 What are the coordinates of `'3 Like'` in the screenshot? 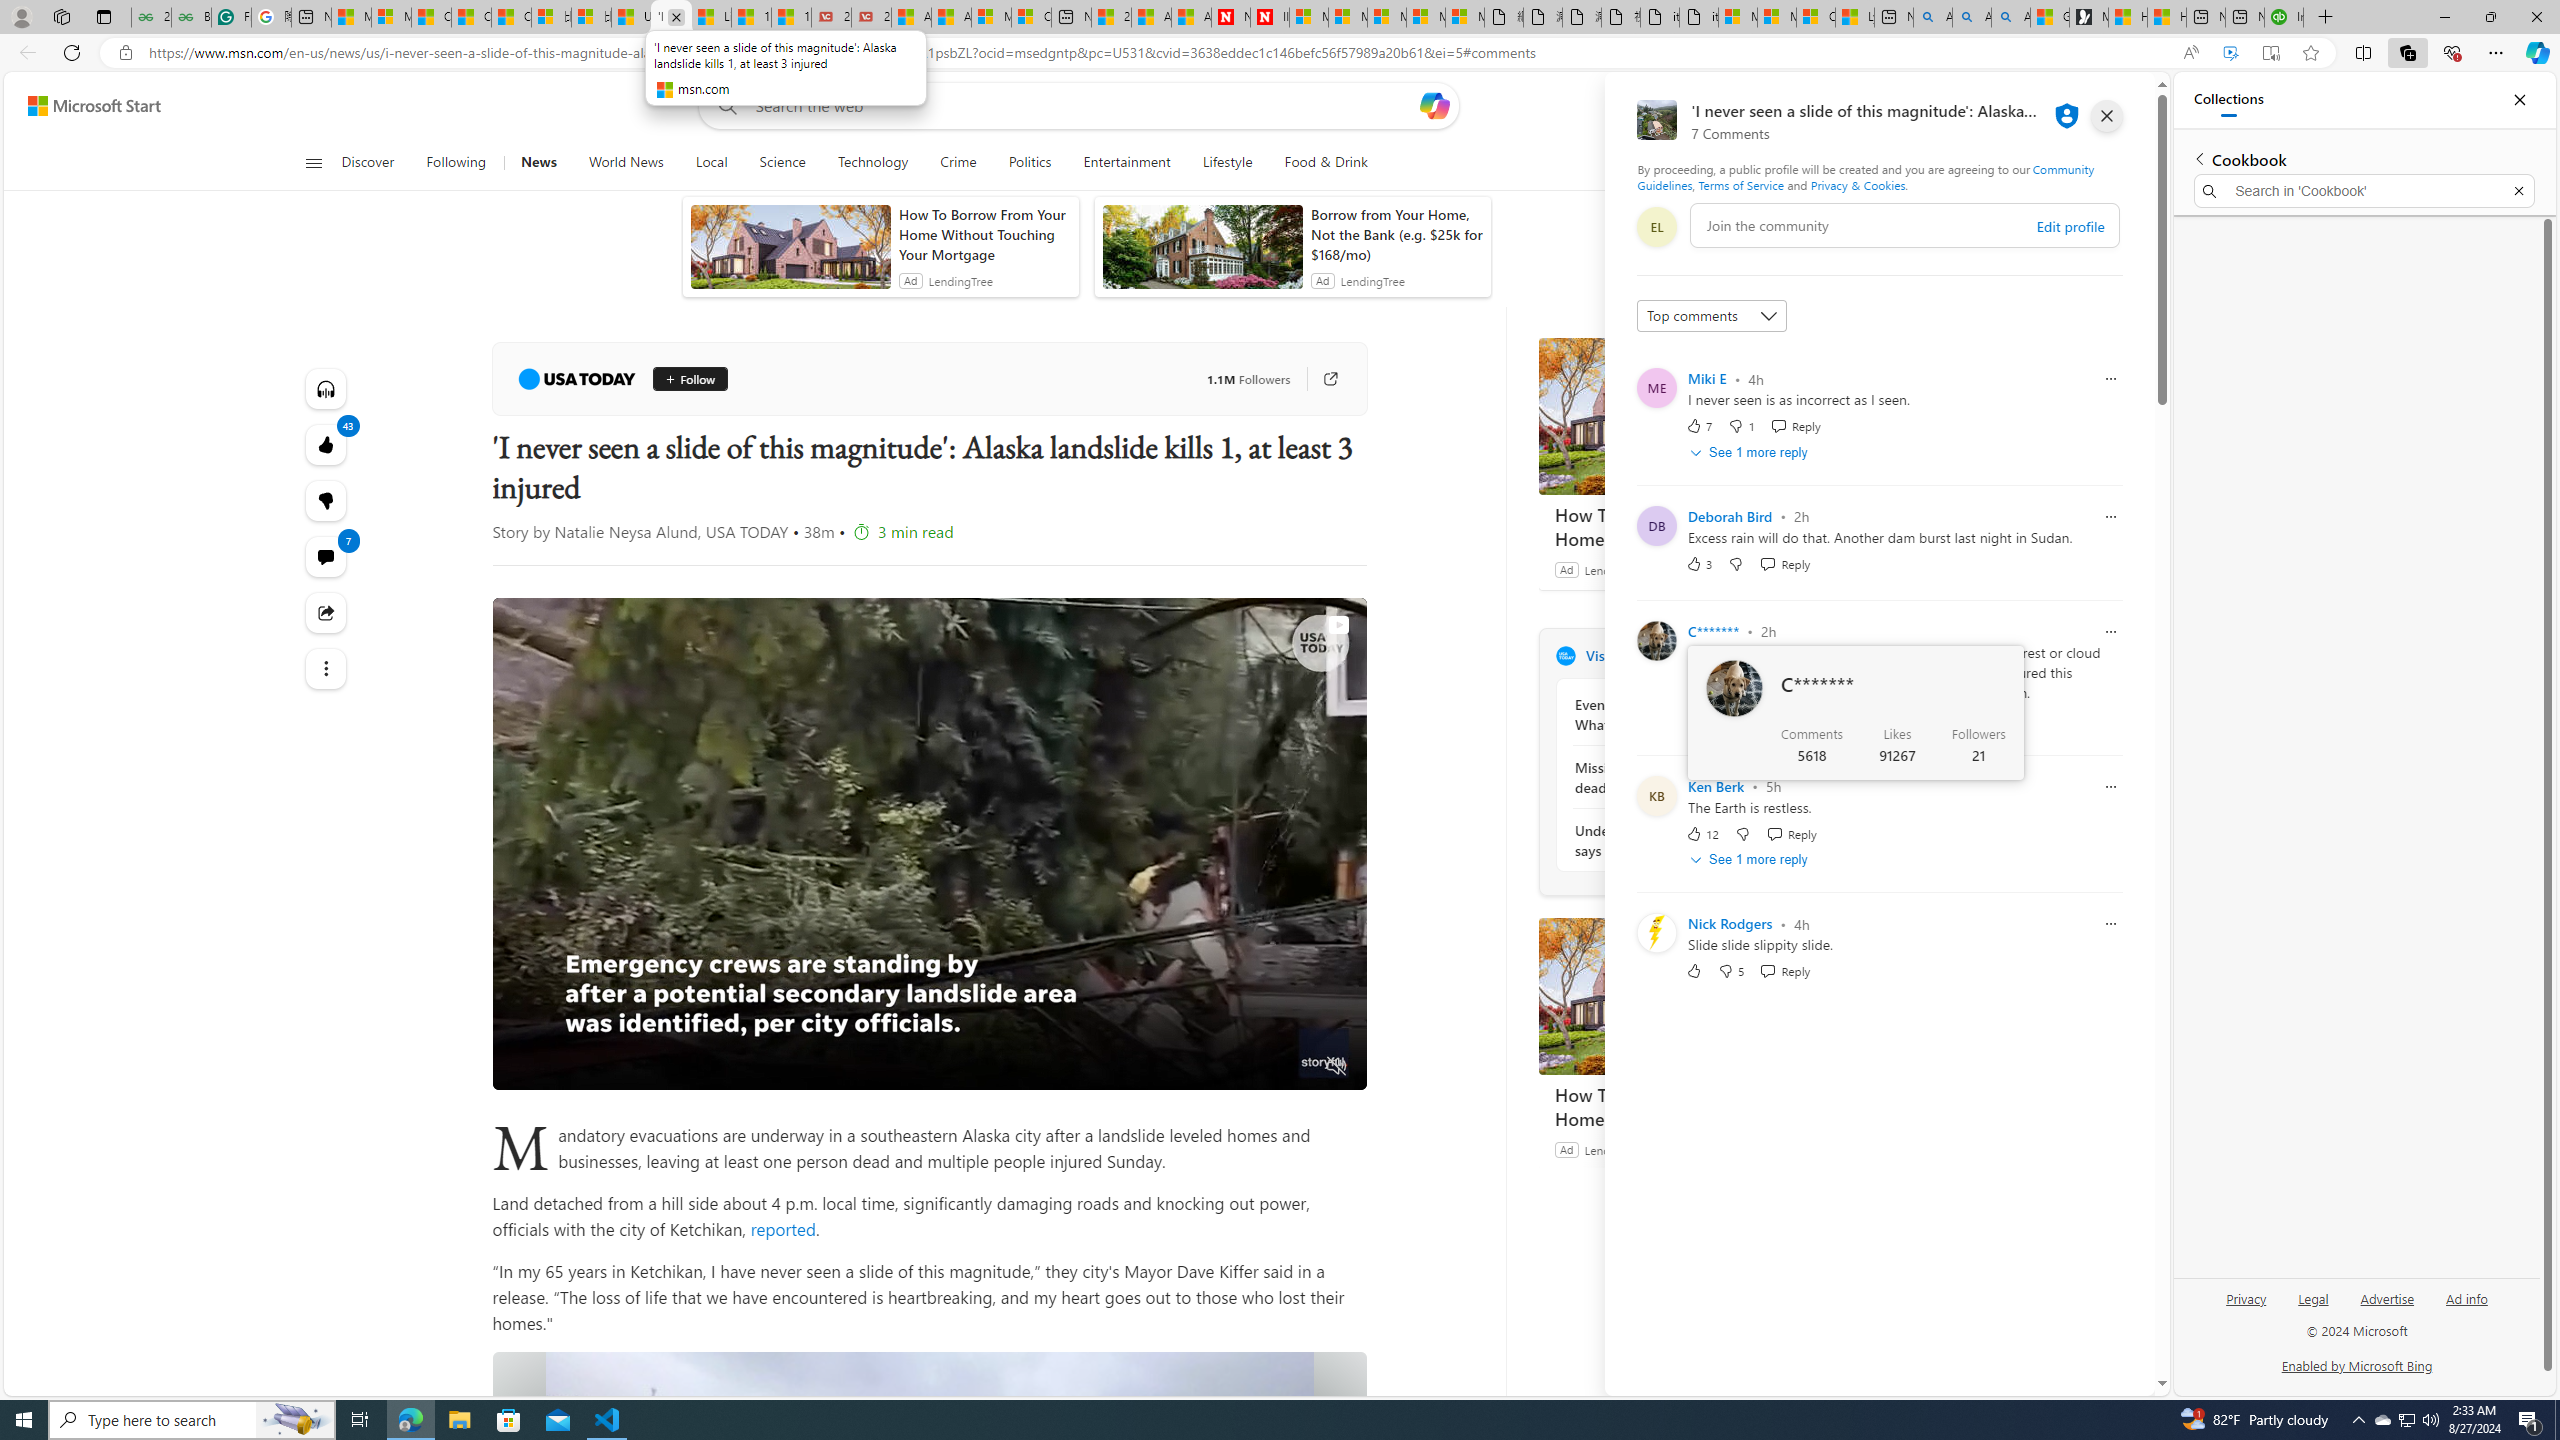 It's located at (1697, 562).